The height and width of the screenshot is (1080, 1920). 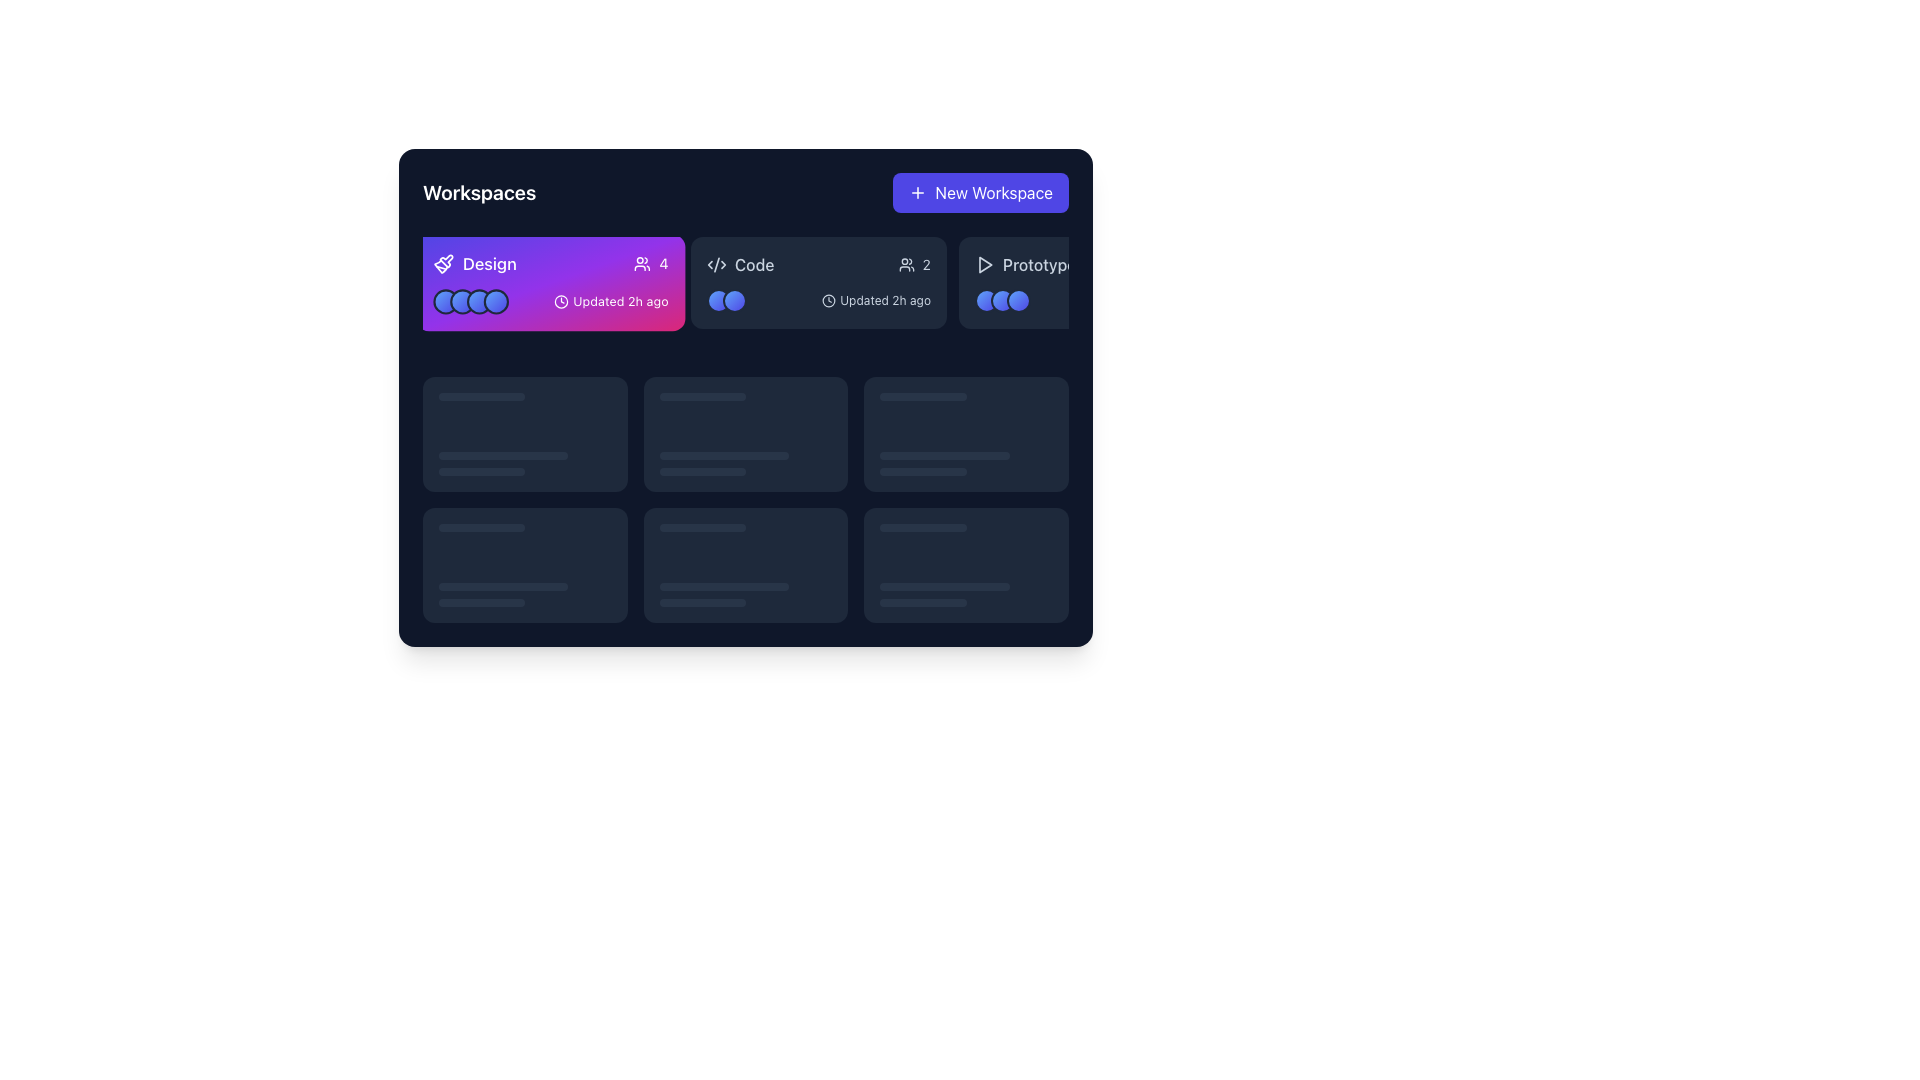 I want to click on the first decorative indicator badge within the horizontally aligned group located in the second dashboard card labeled 'Code', so click(x=719, y=300).